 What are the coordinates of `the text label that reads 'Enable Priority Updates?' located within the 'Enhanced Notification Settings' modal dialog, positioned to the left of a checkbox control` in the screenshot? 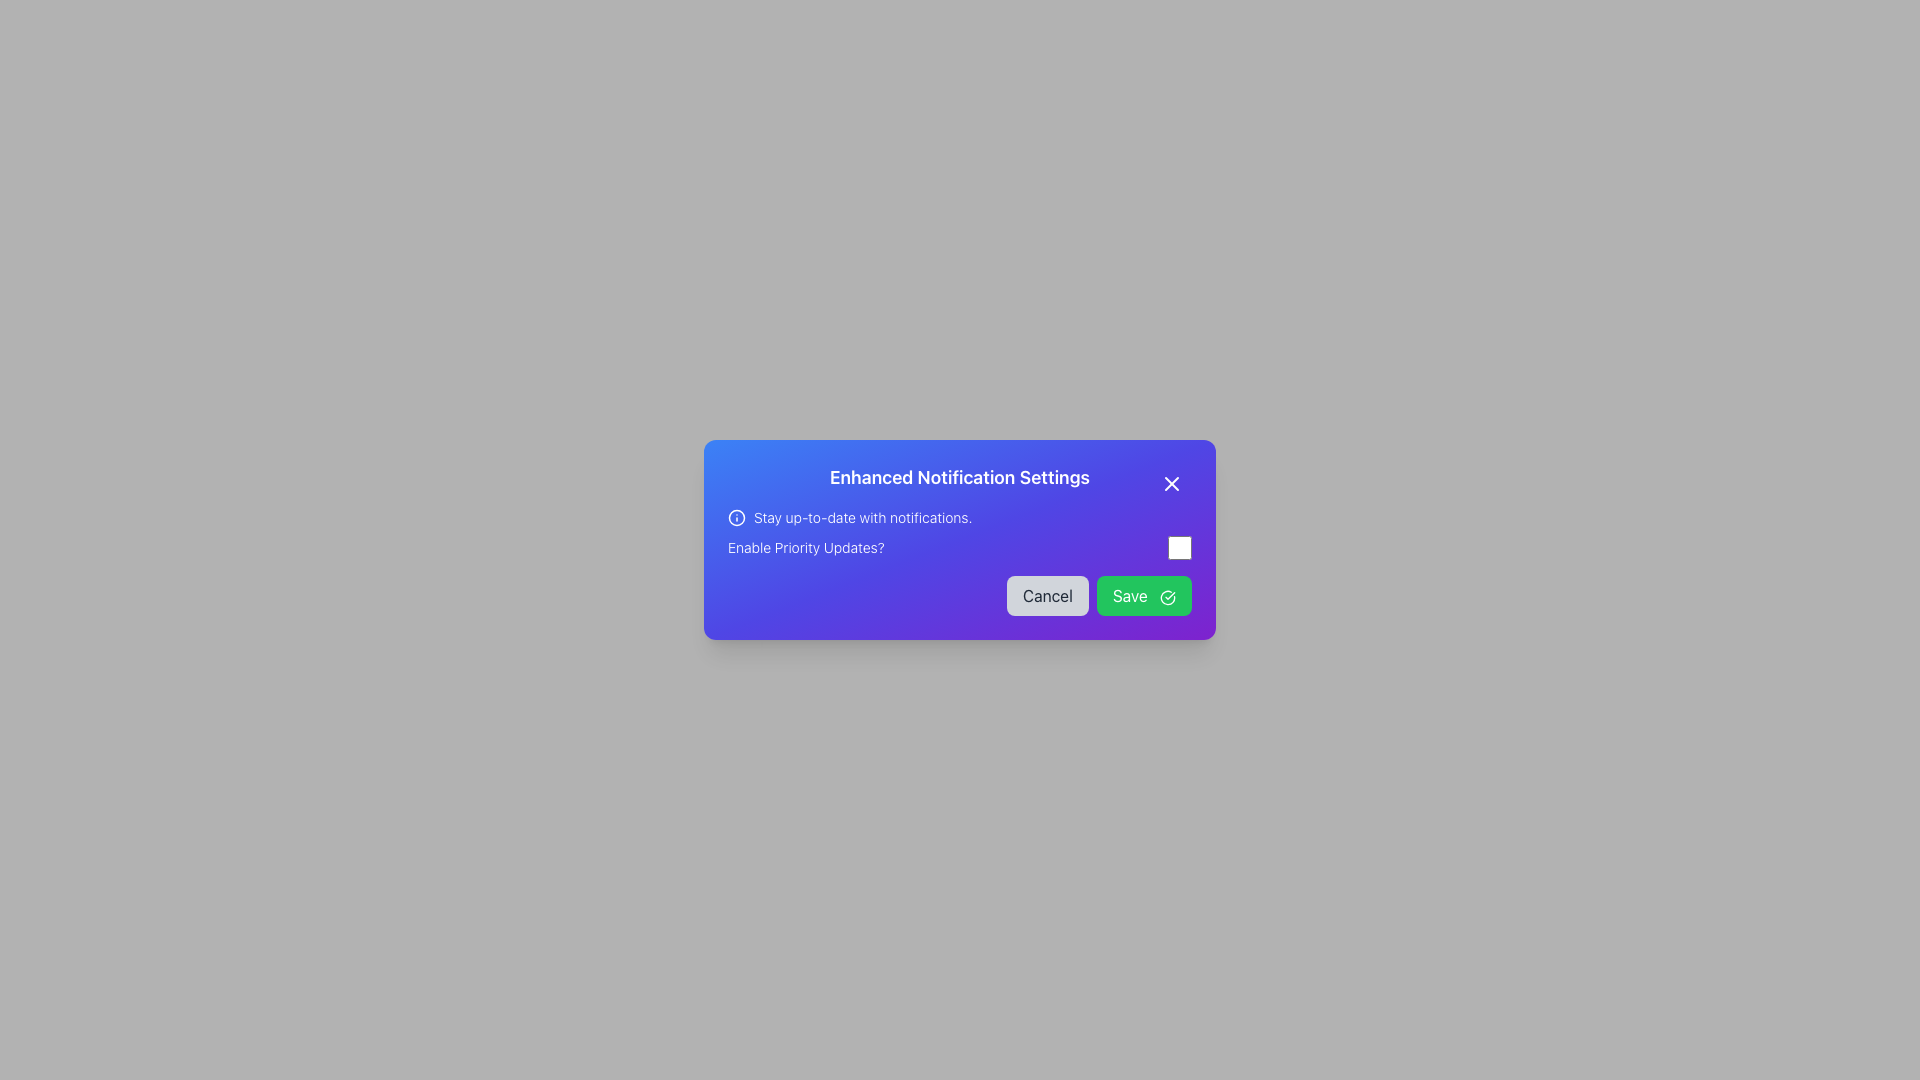 It's located at (806, 547).